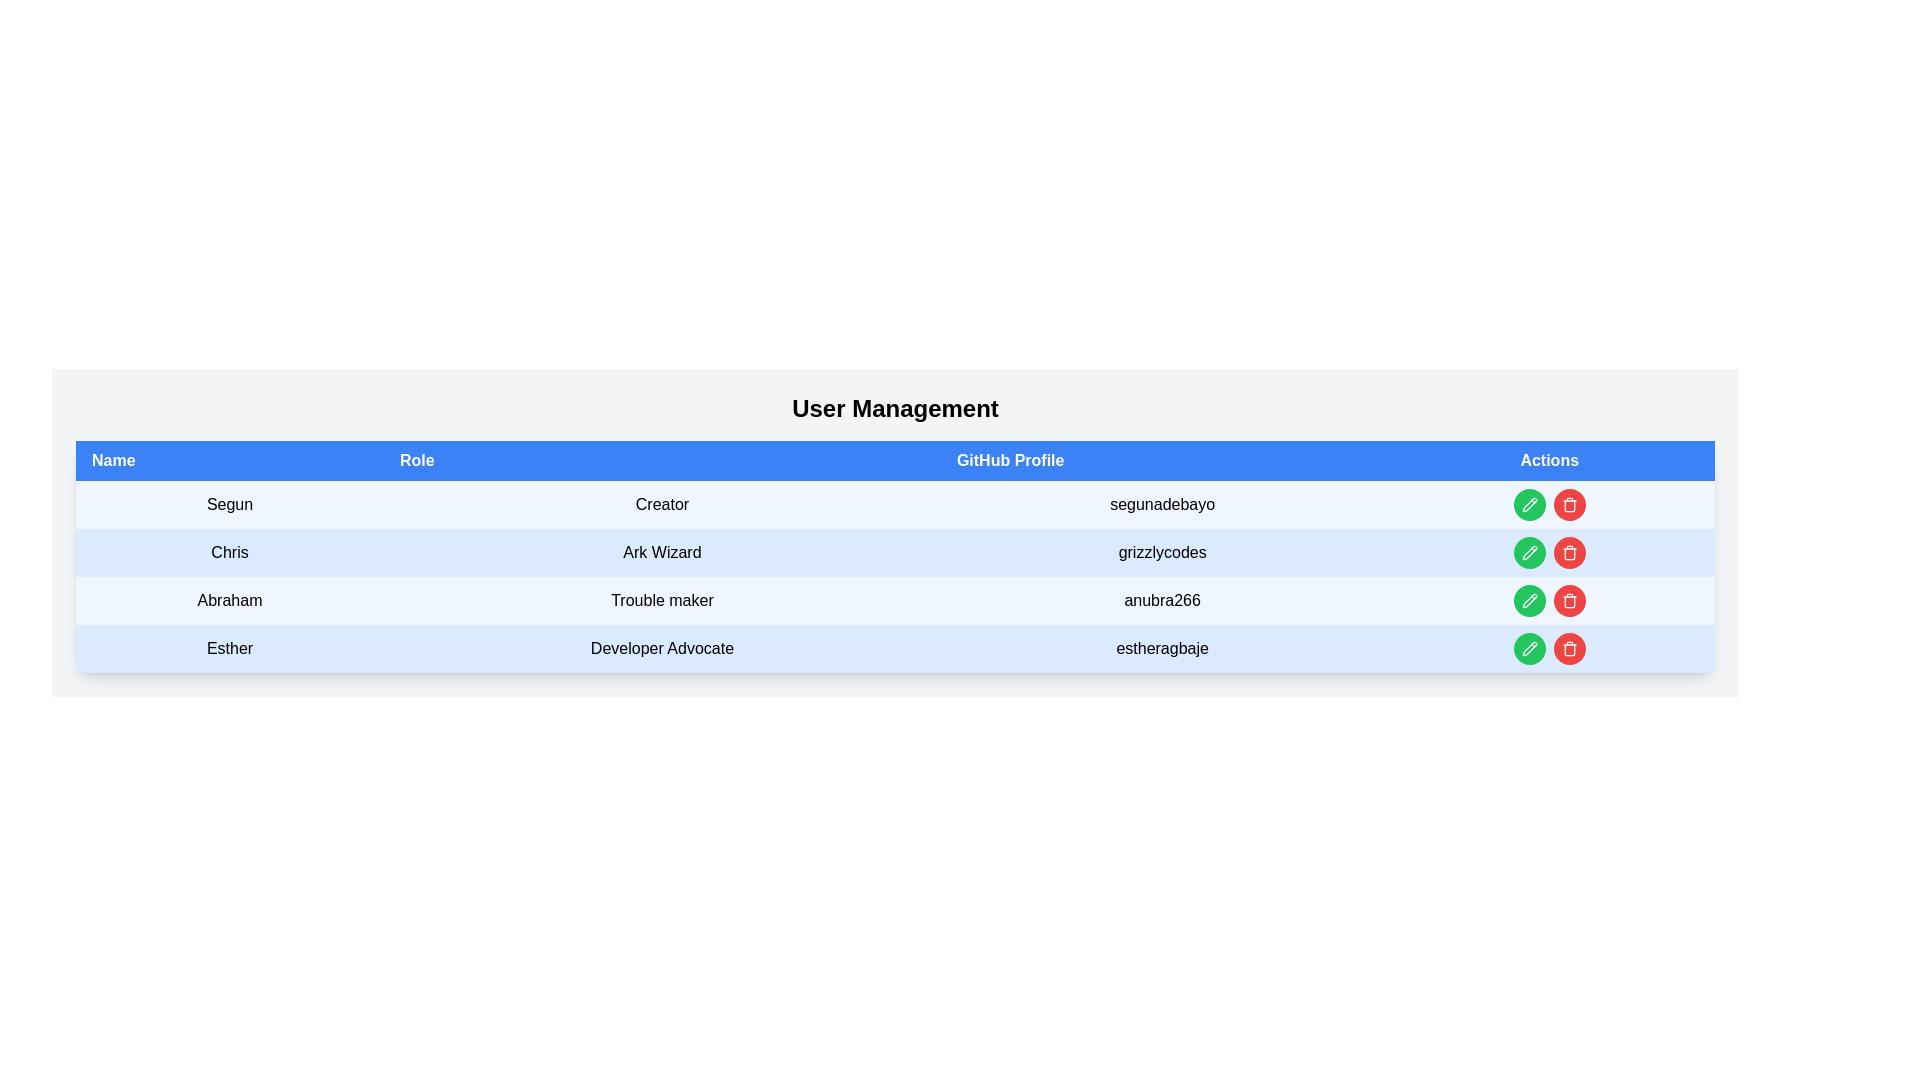 The width and height of the screenshot is (1920, 1080). Describe the element at coordinates (230, 600) in the screenshot. I see `the user label in the third row of the user management table, which identifies the user and does not have interactive functionality` at that location.